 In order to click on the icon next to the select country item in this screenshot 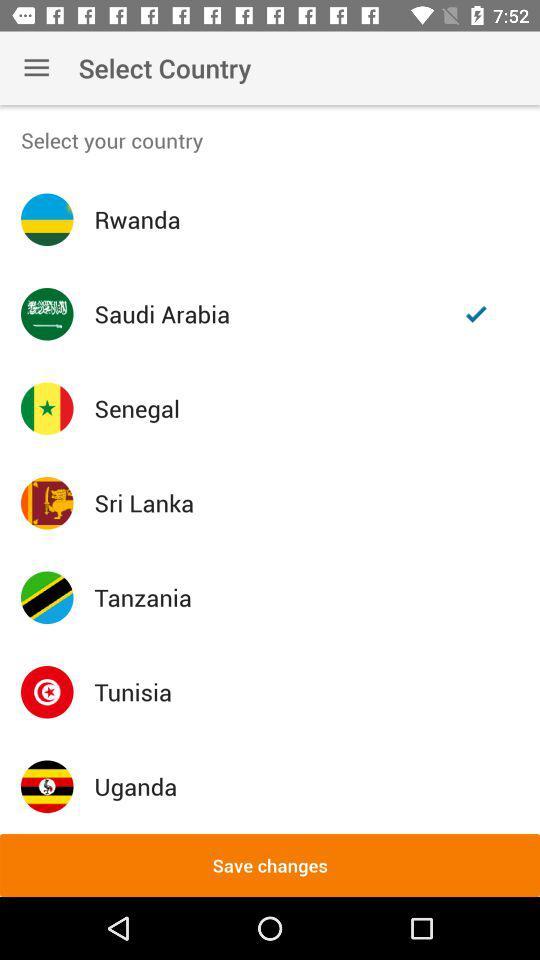, I will do `click(36, 68)`.